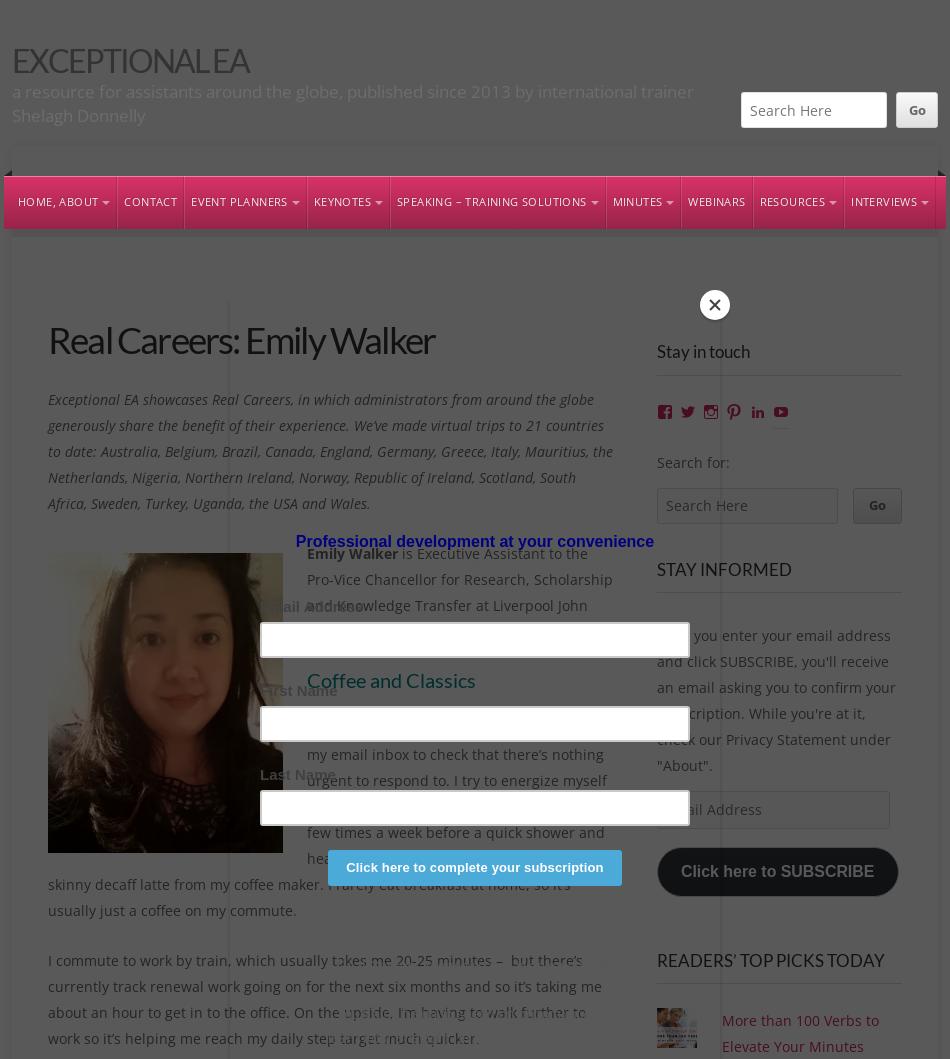  Describe the element at coordinates (390, 679) in the screenshot. I see `'Coffee and Classics'` at that location.